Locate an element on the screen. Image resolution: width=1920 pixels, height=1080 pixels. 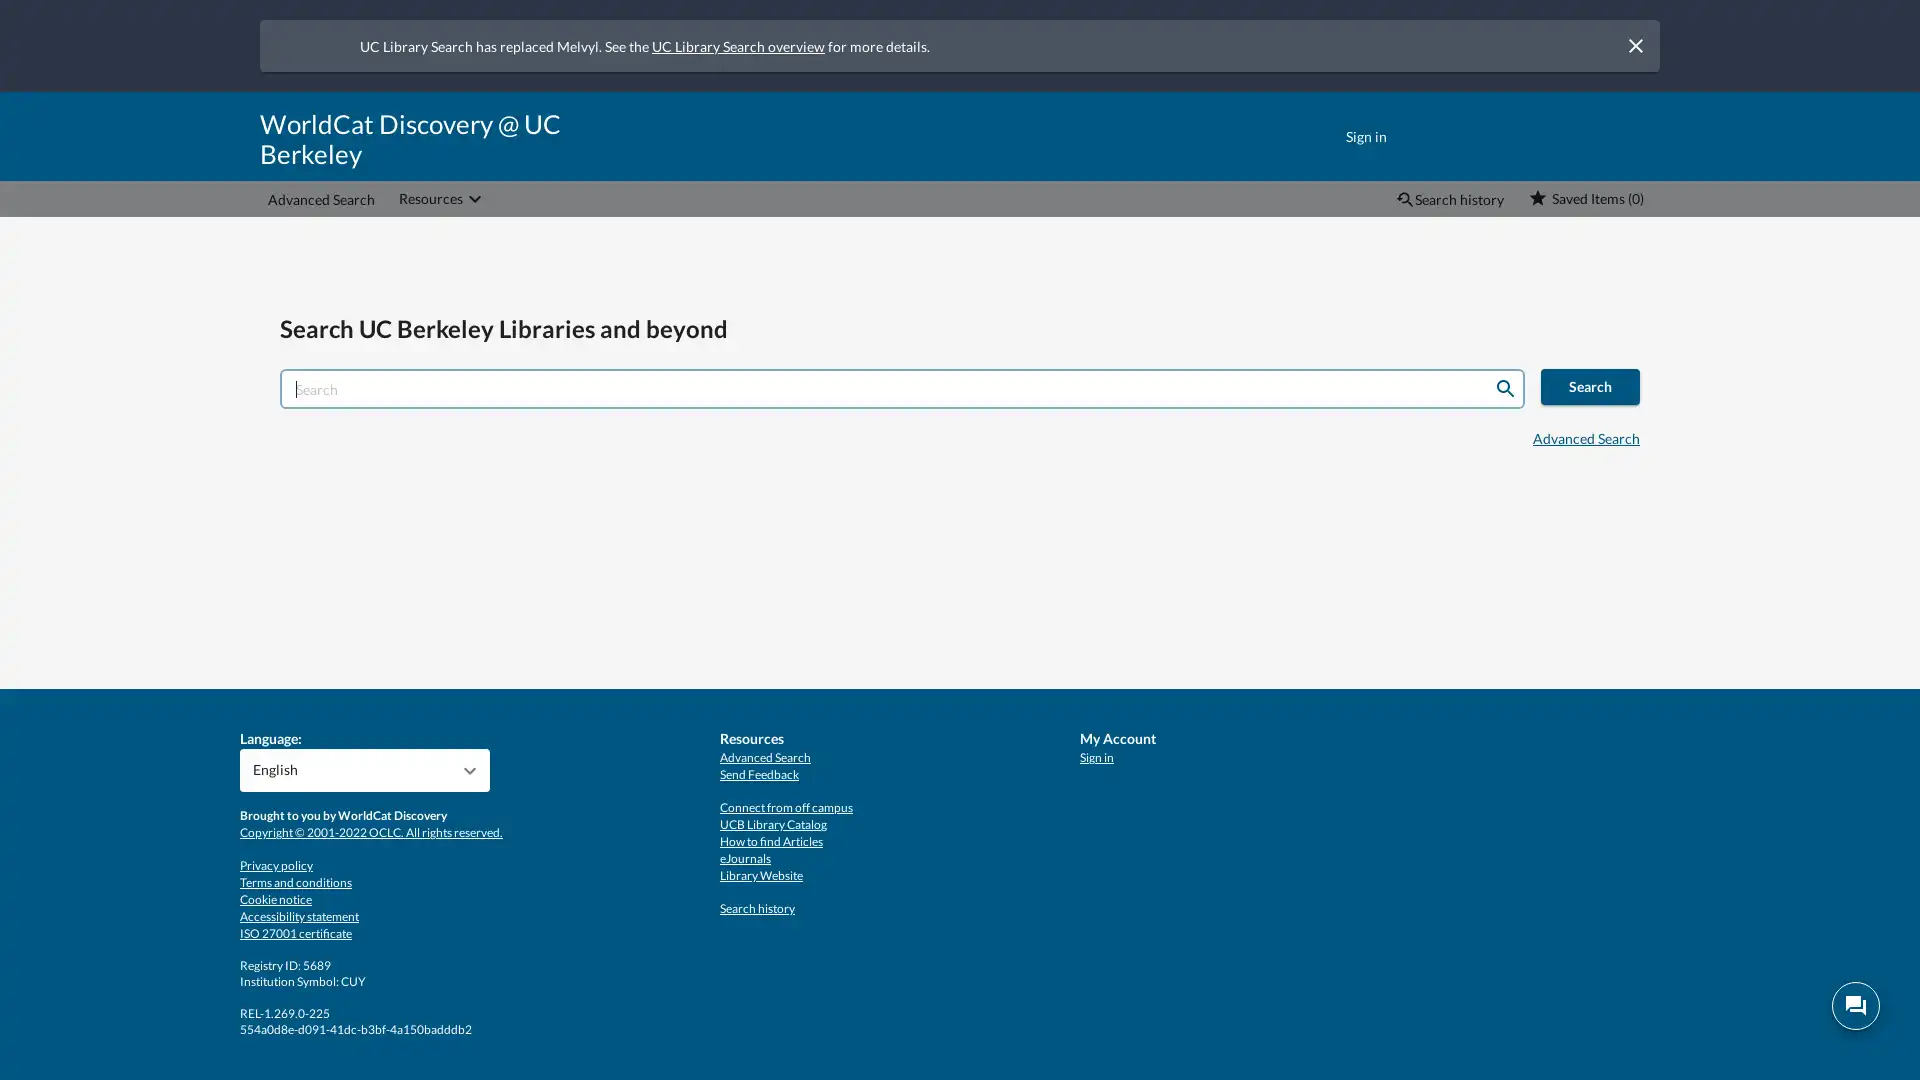
Dismiss is located at coordinates (1635, 45).